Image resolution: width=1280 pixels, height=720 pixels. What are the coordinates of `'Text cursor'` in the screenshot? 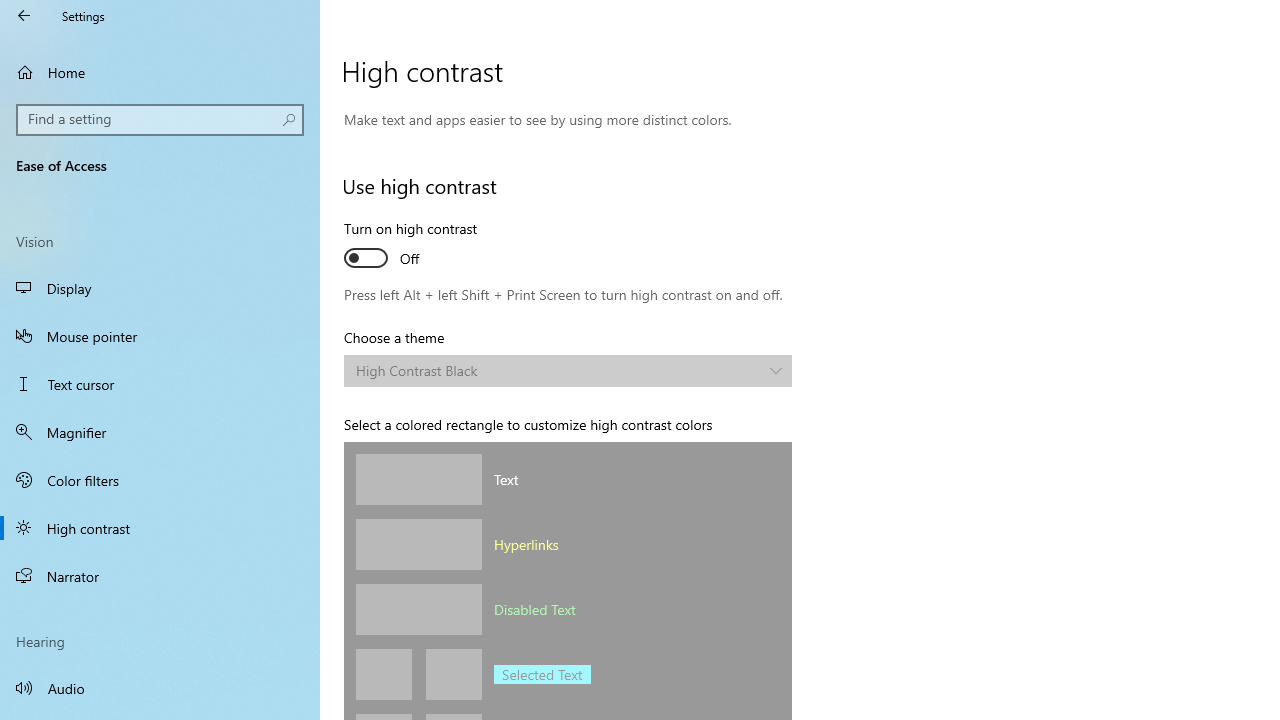 It's located at (160, 384).